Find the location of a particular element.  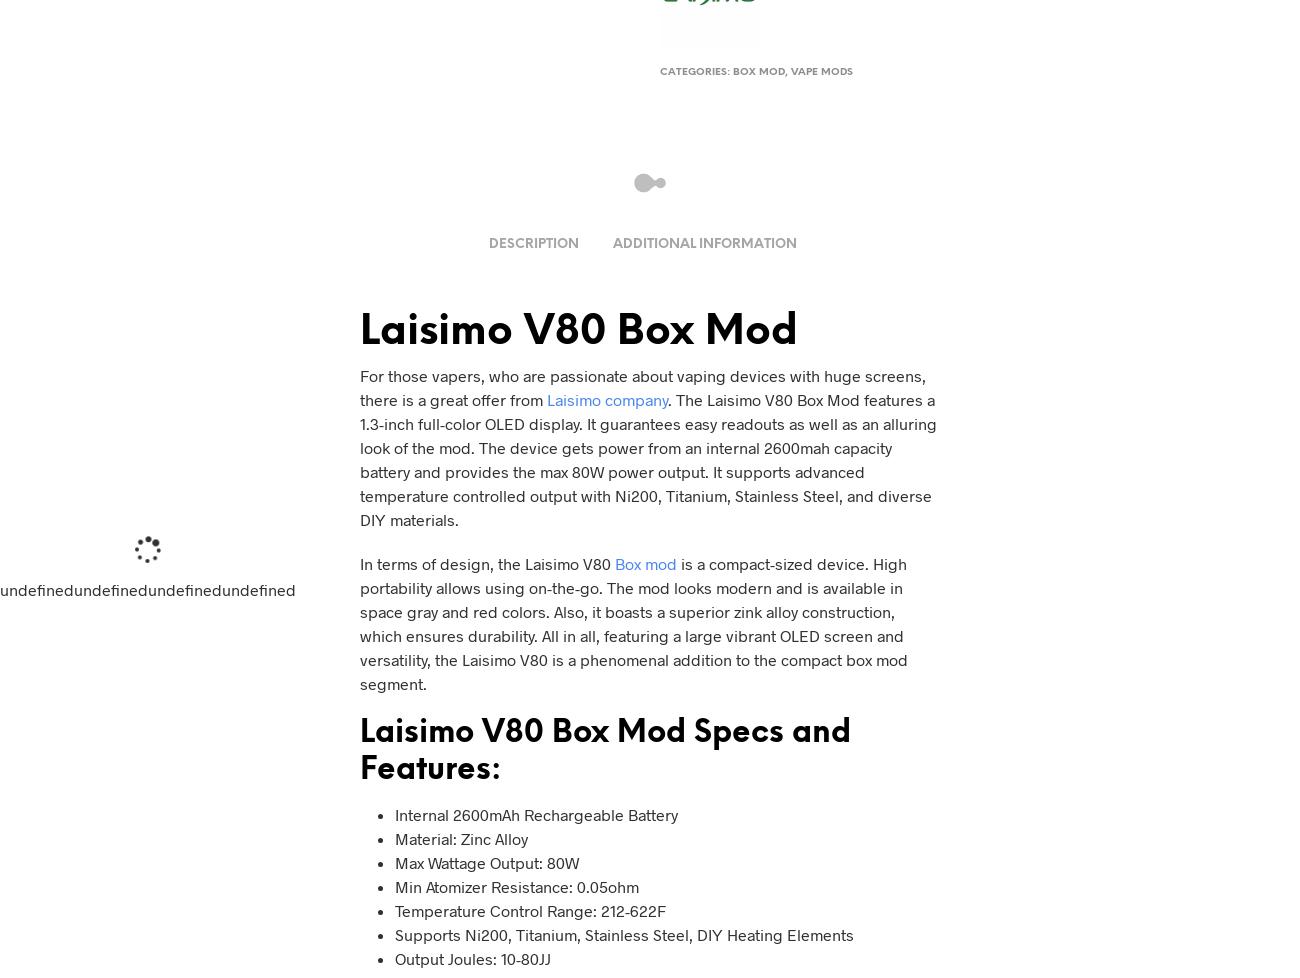

'Output Joules: 10-80JJ' is located at coordinates (394, 957).